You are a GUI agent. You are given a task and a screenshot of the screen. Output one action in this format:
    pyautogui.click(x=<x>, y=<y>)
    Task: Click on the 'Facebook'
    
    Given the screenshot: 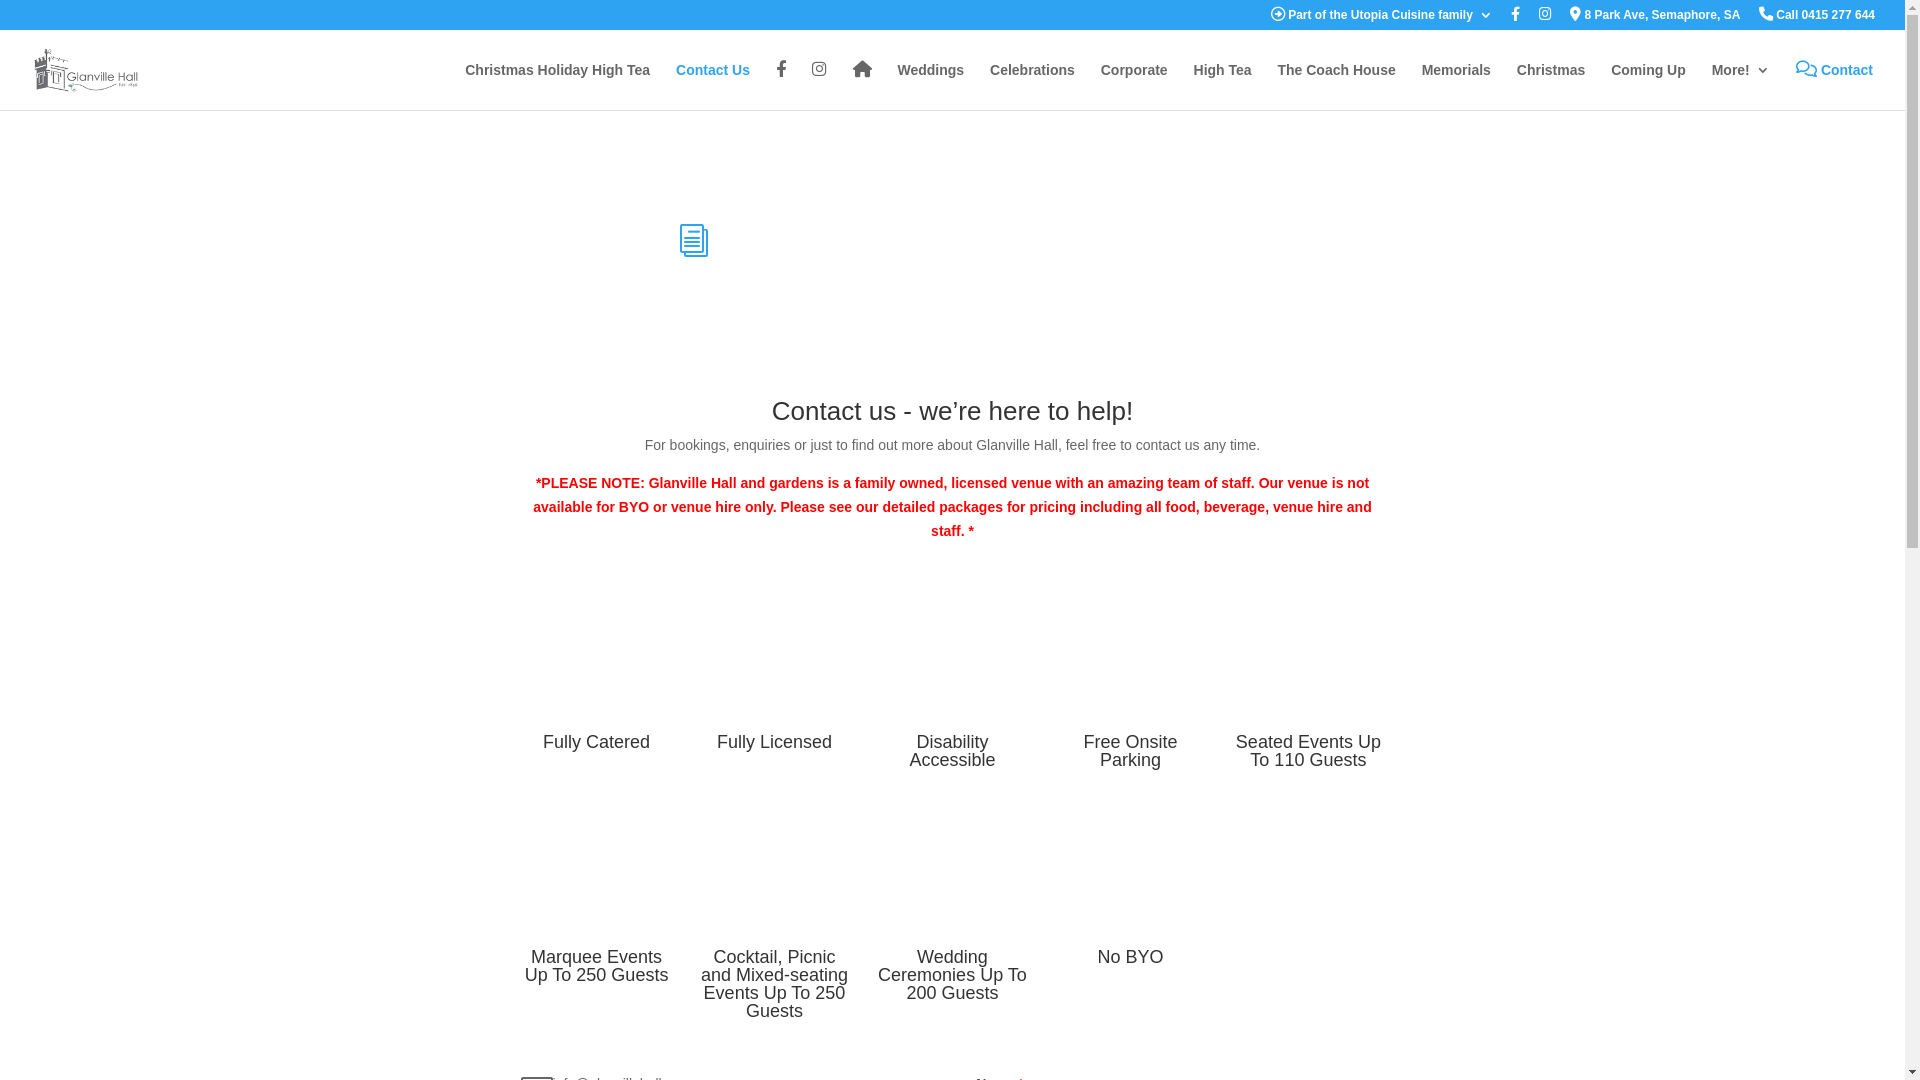 What is the action you would take?
    pyautogui.click(x=1511, y=19)
    